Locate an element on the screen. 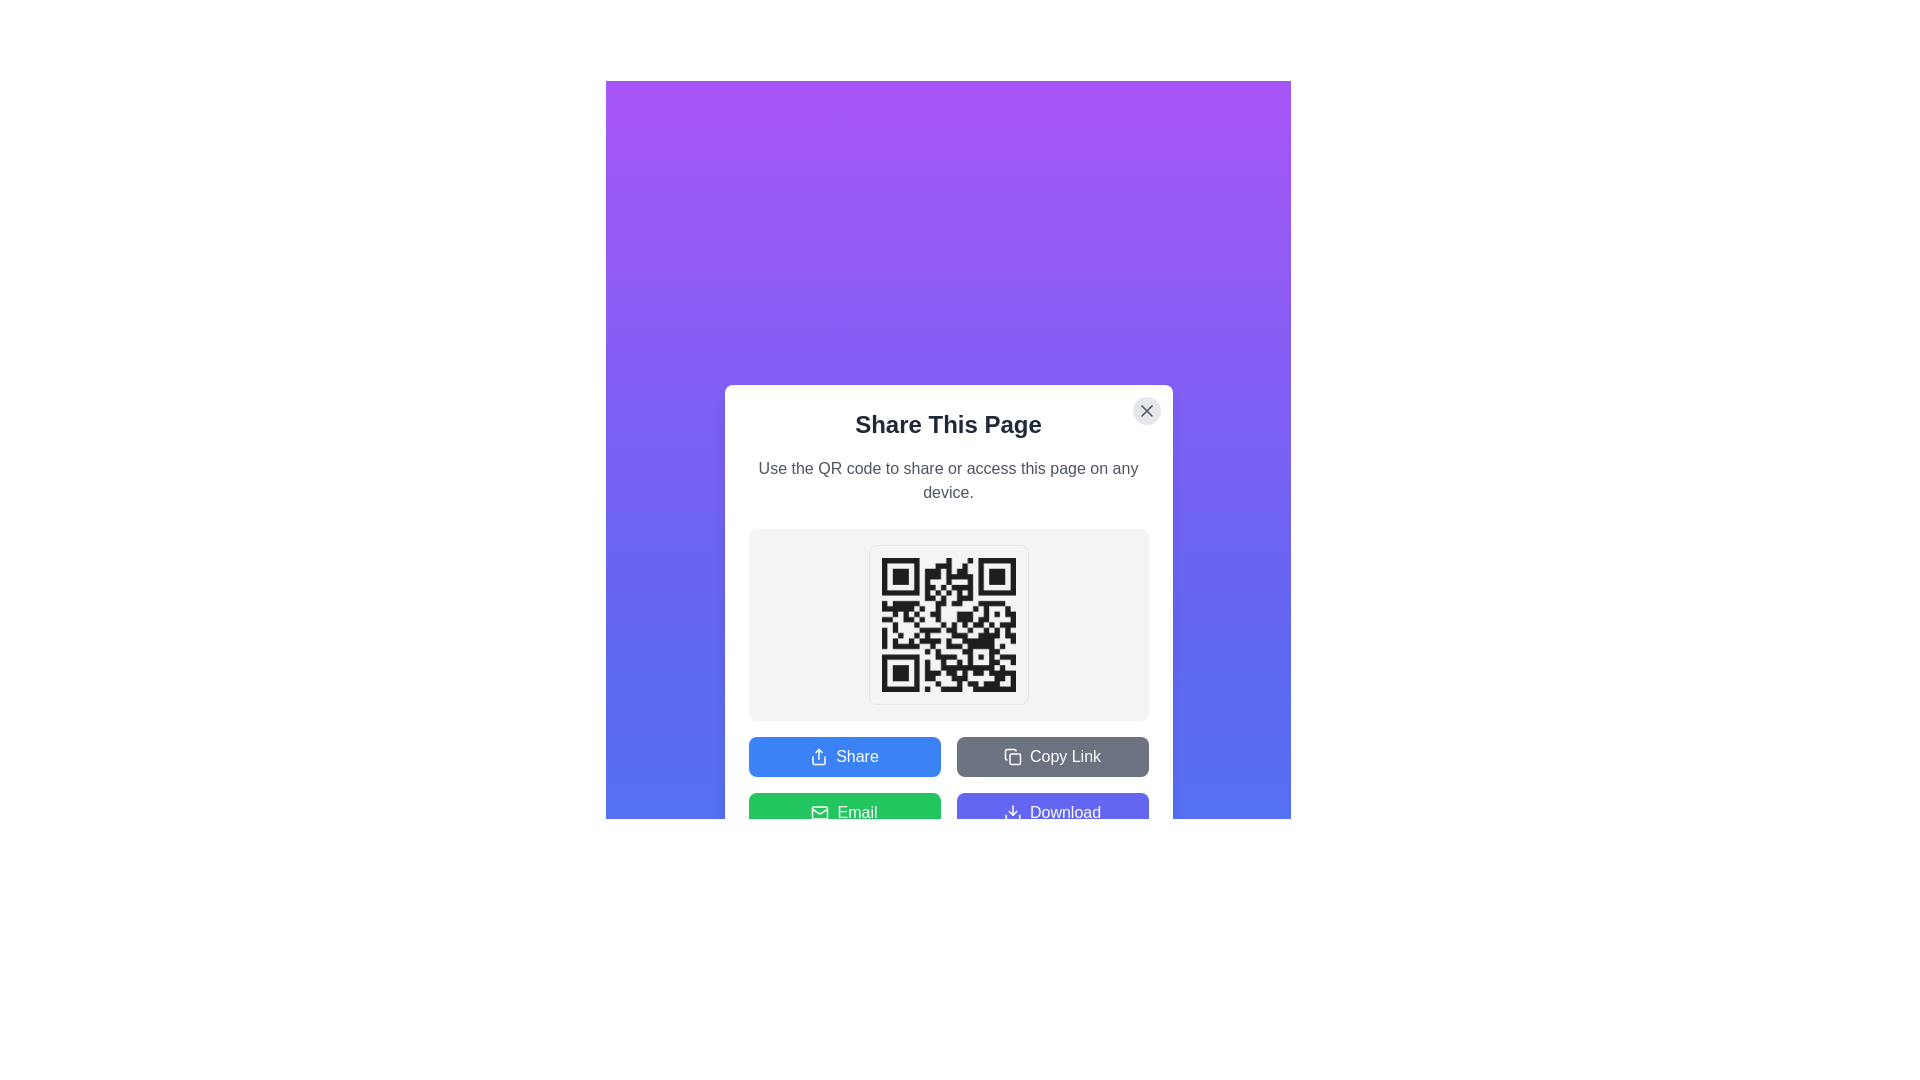 This screenshot has height=1080, width=1920. the small, circular gray button with an 'X' icon at the top-right corner of the 'Share This Page' modal is located at coordinates (1146, 410).